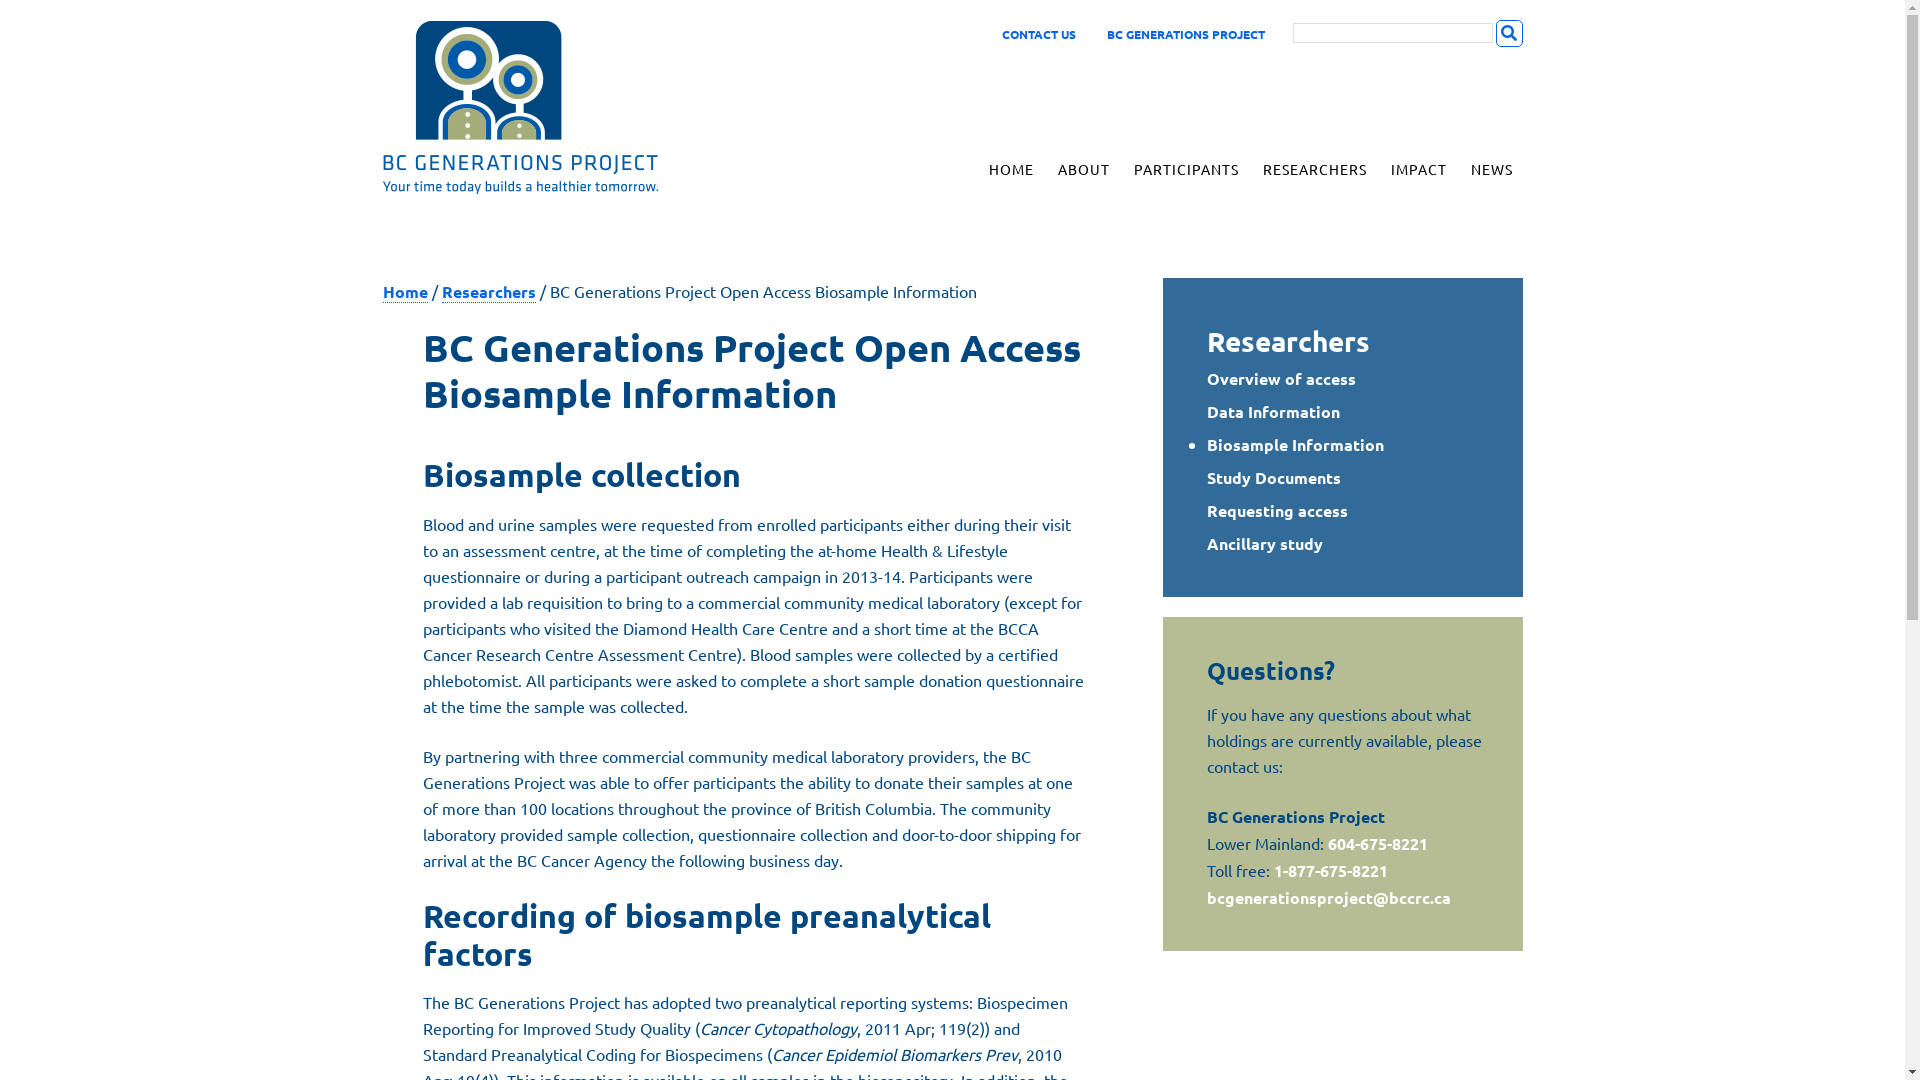 The height and width of the screenshot is (1080, 1920). I want to click on 'Ancillary study', so click(1264, 542).